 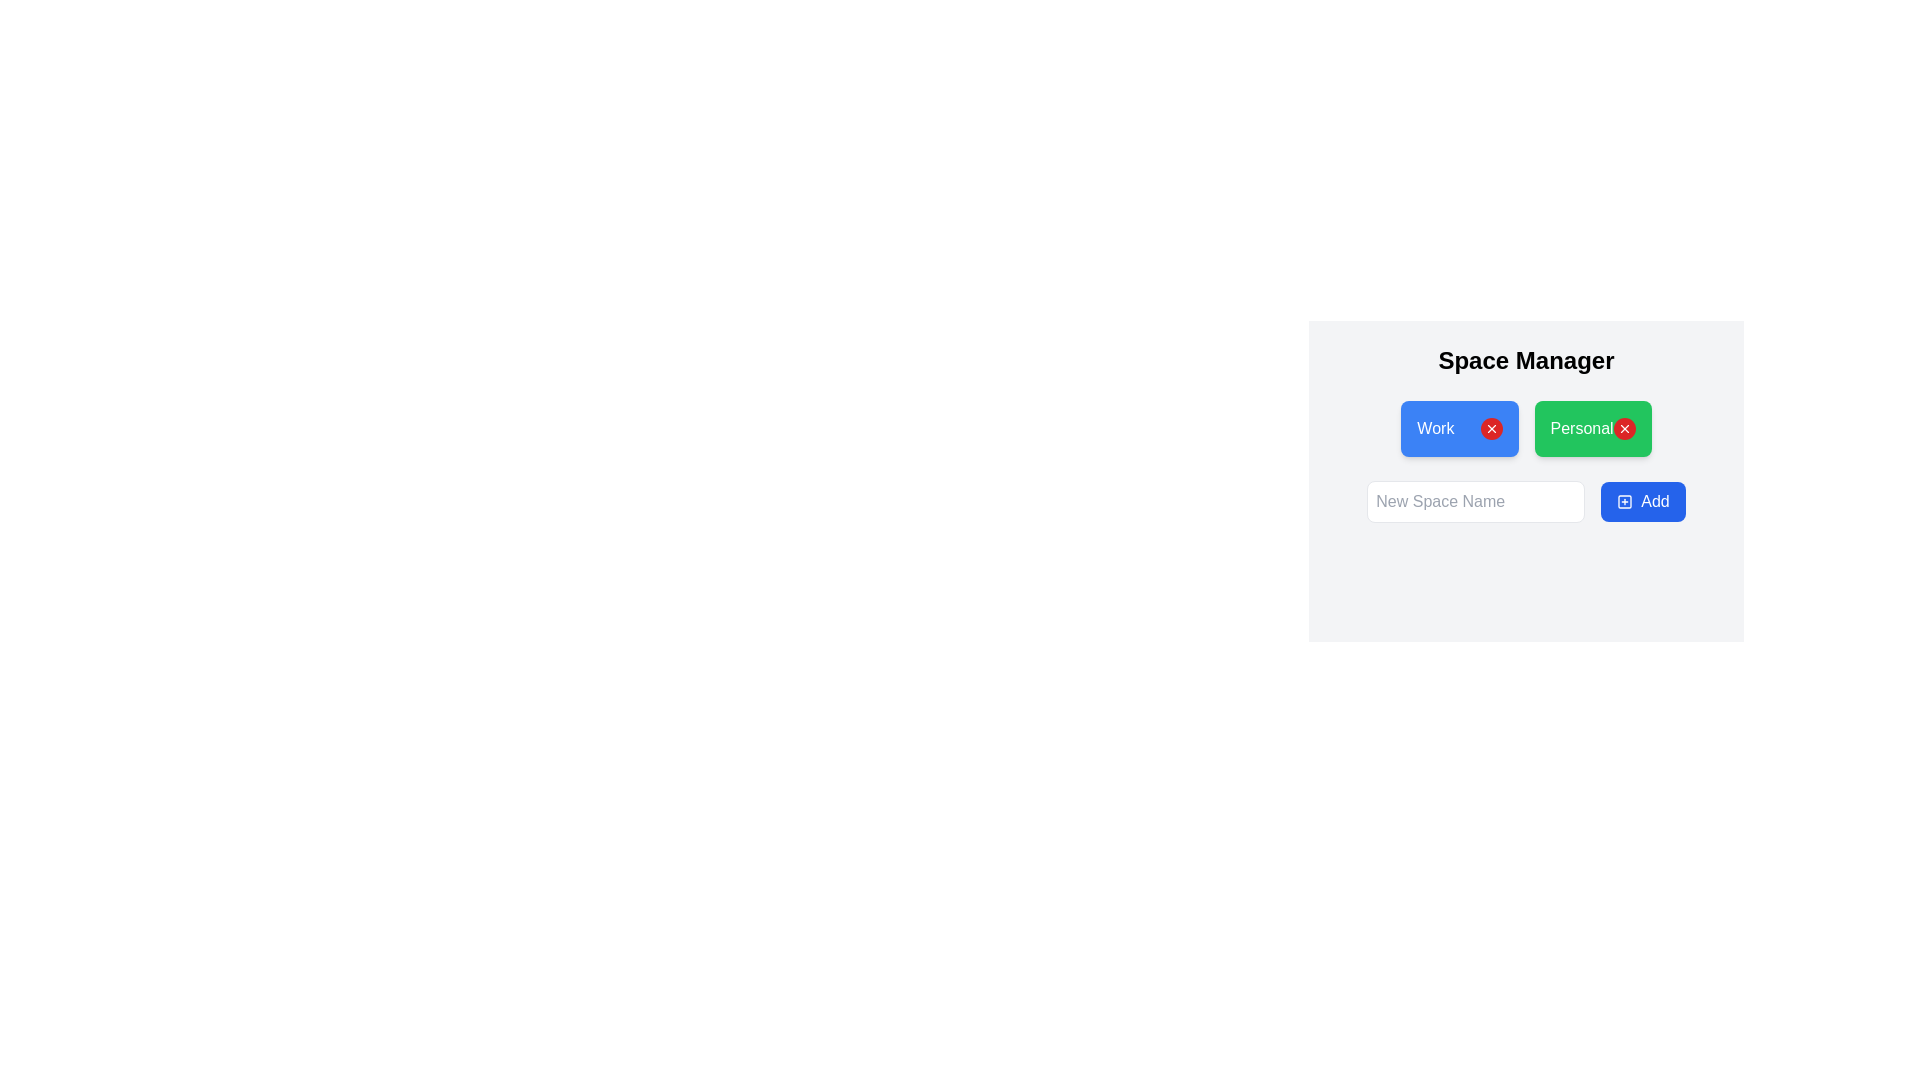 What do you see at coordinates (1491, 427) in the screenshot?
I see `the small circular red button with a white 'X' icon located on the right side of the 'Work' button` at bounding box center [1491, 427].